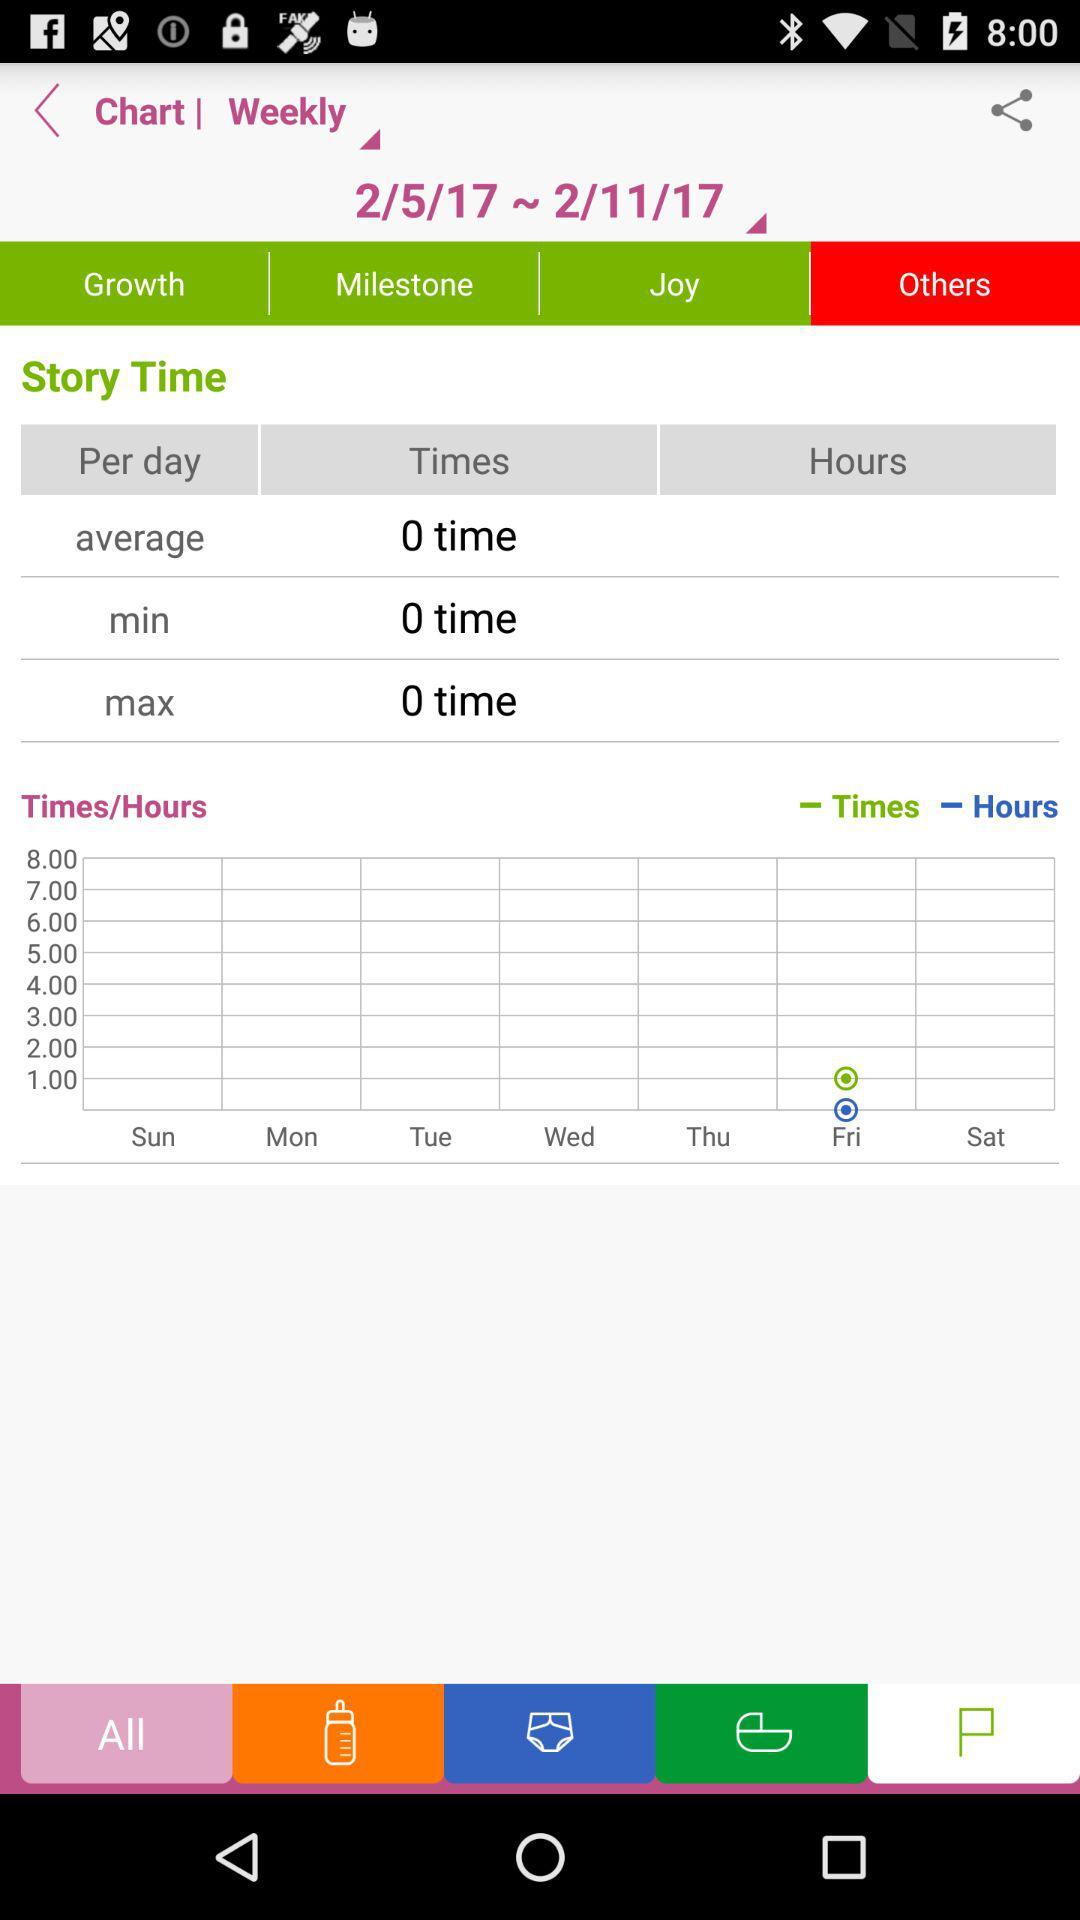 The height and width of the screenshot is (1920, 1080). I want to click on the item next to the  |  app, so click(296, 109).